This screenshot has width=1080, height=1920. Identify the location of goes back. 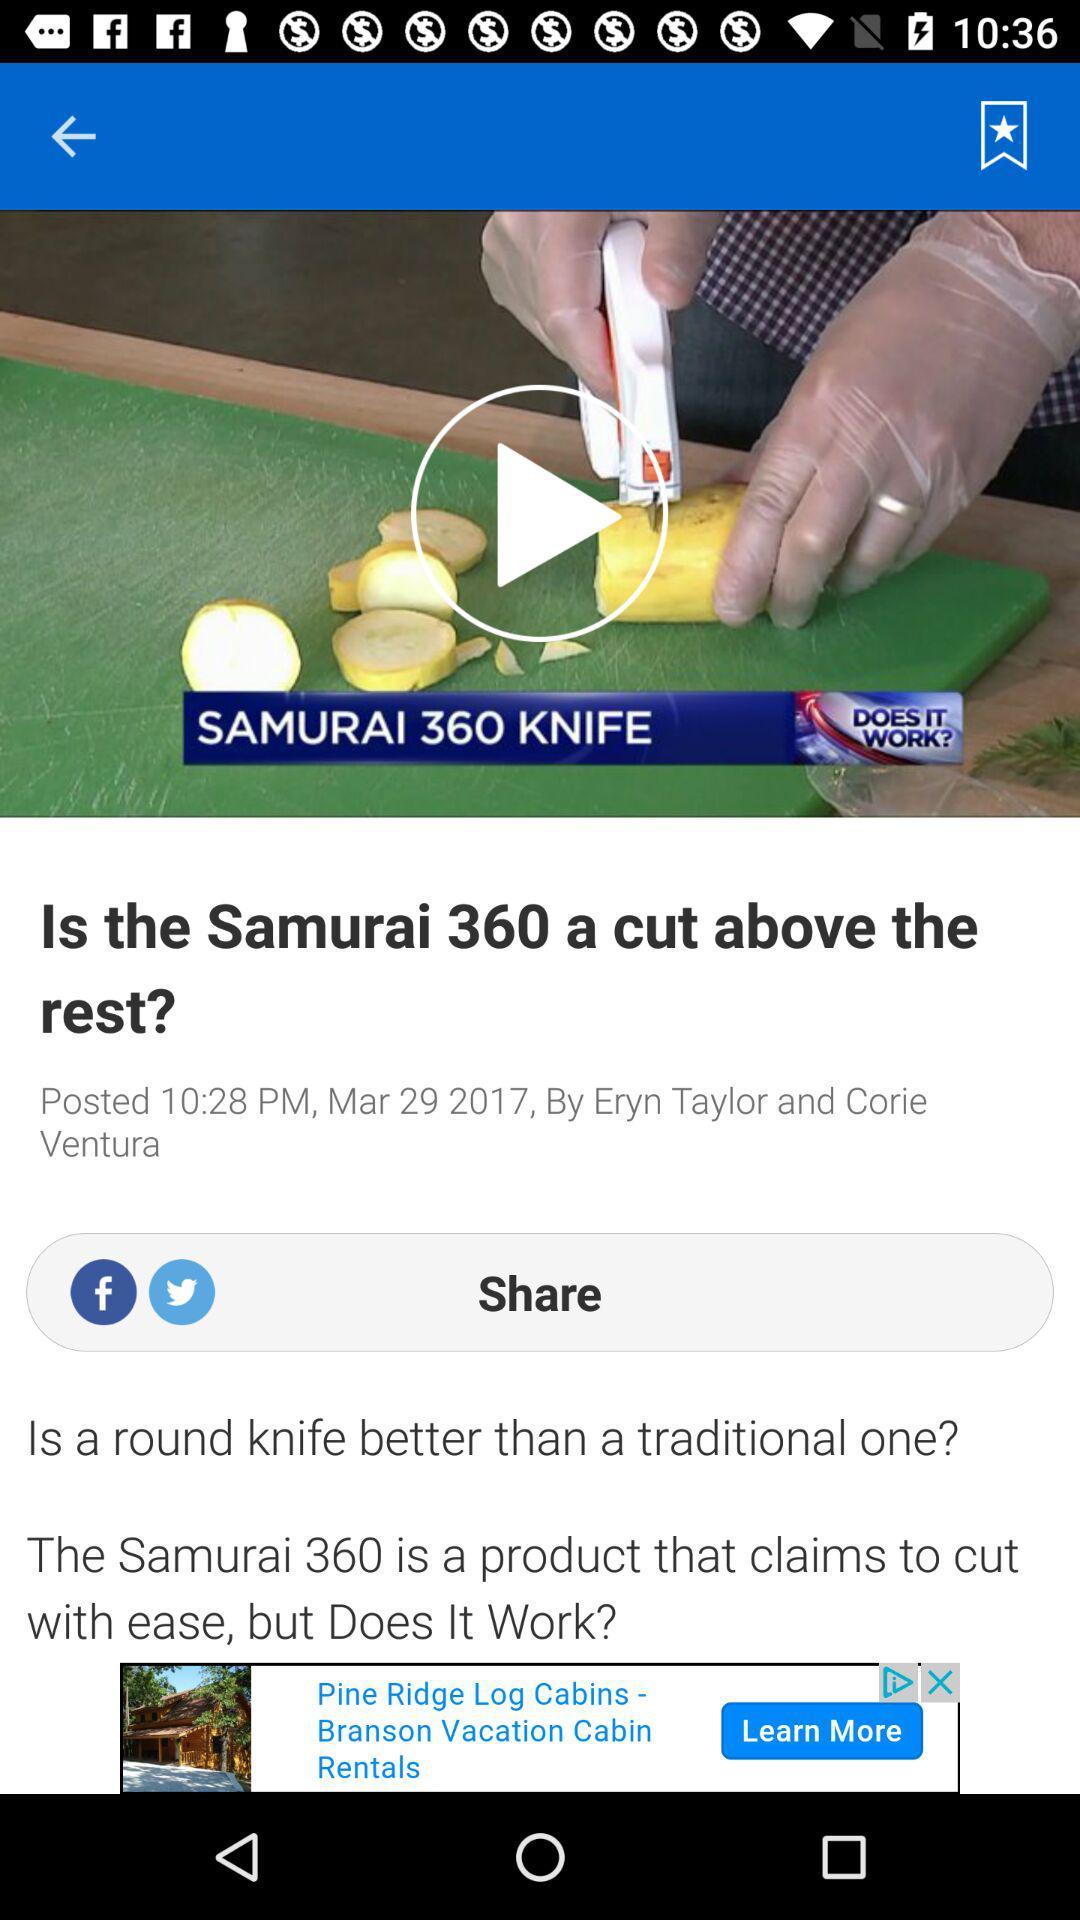
(72, 135).